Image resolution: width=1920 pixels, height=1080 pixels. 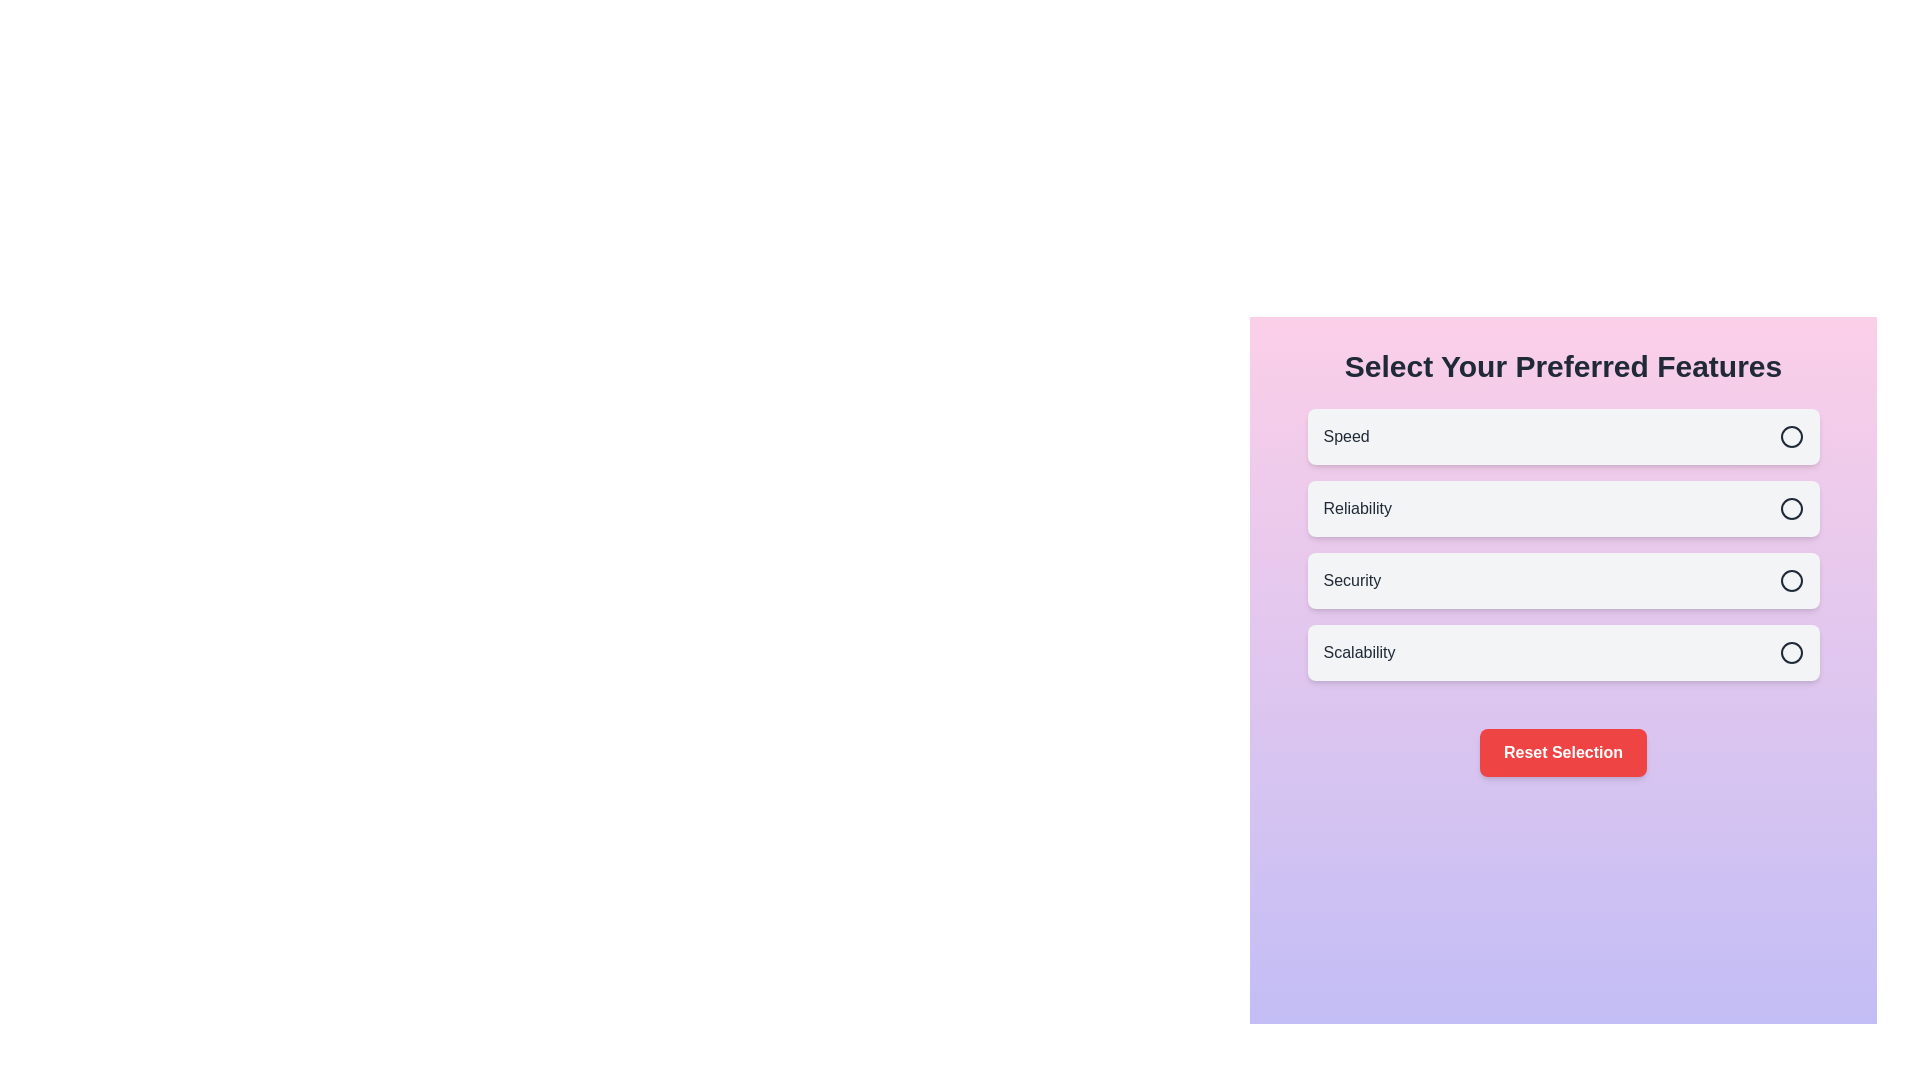 I want to click on the Reset Selection button to reset all feature selections, so click(x=1562, y=752).